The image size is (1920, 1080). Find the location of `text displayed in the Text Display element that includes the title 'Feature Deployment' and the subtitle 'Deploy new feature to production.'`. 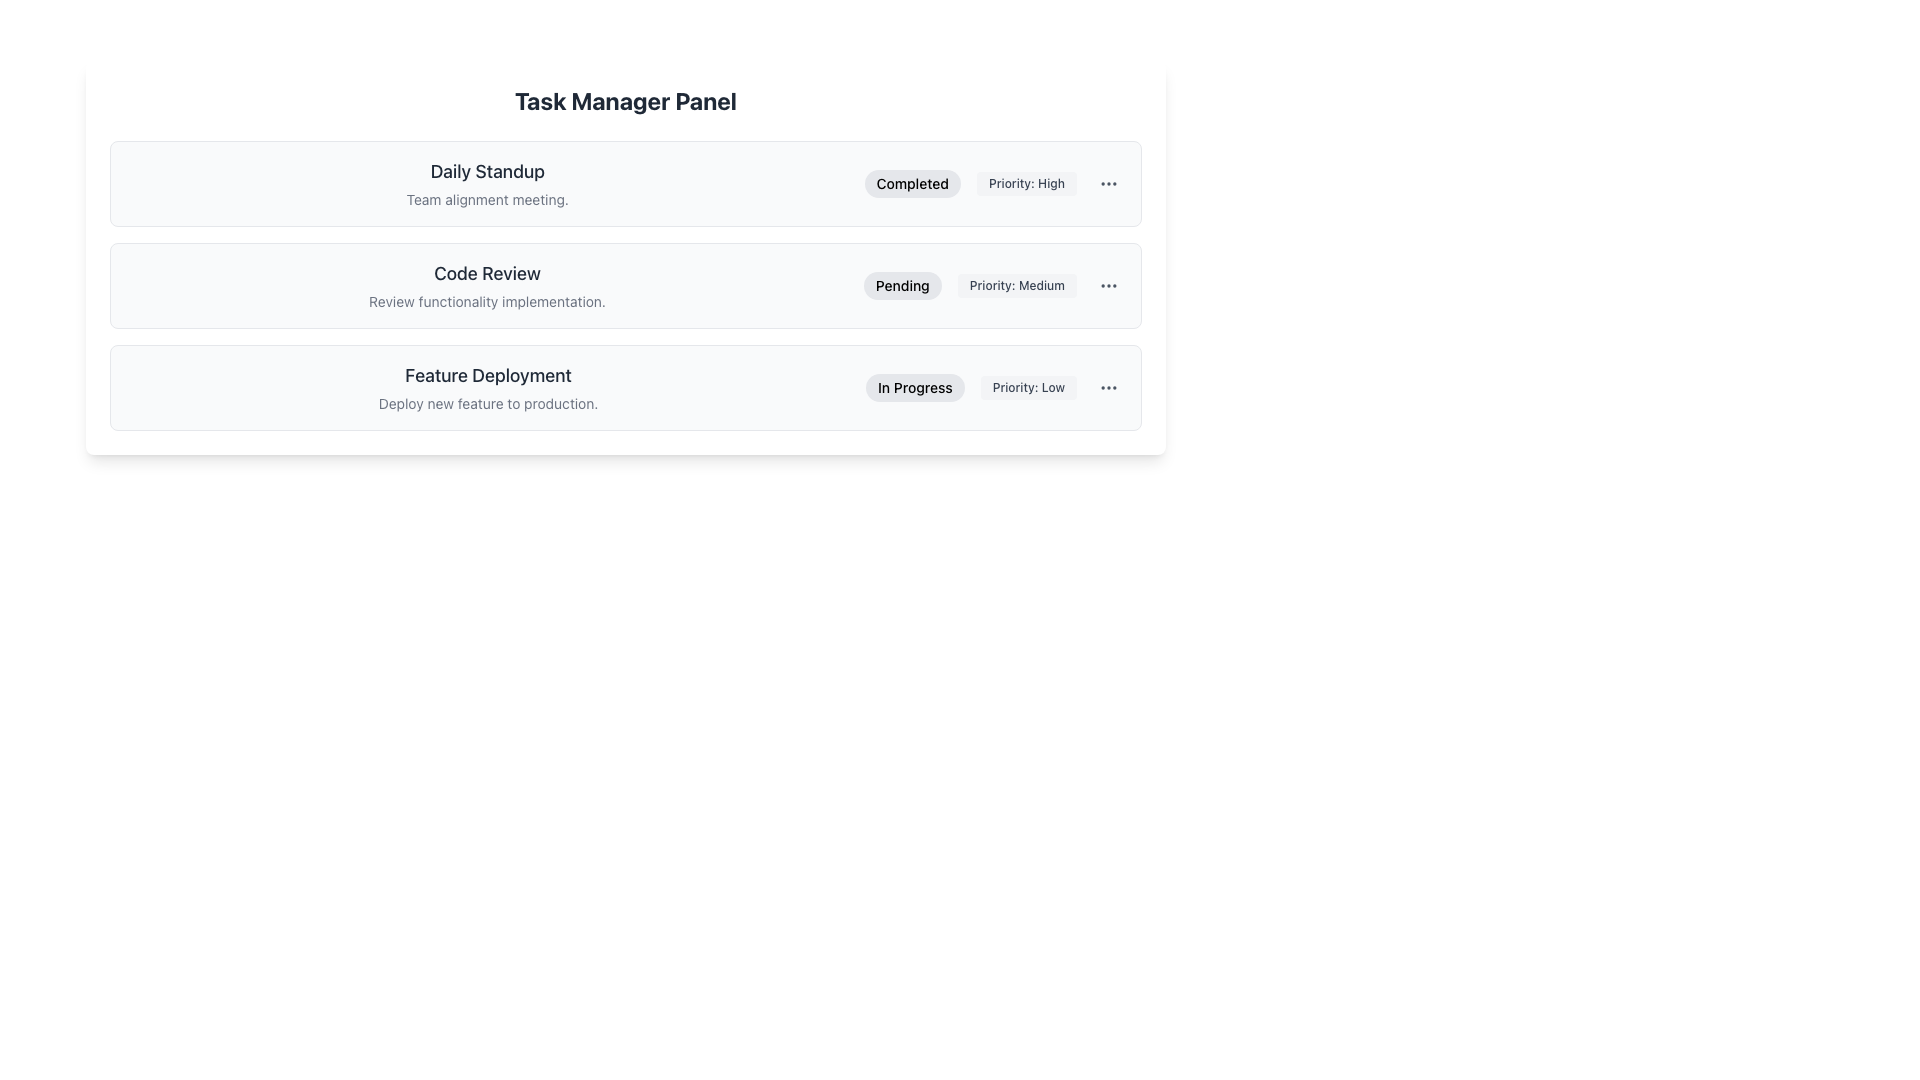

text displayed in the Text Display element that includes the title 'Feature Deployment' and the subtitle 'Deploy new feature to production.' is located at coordinates (488, 388).